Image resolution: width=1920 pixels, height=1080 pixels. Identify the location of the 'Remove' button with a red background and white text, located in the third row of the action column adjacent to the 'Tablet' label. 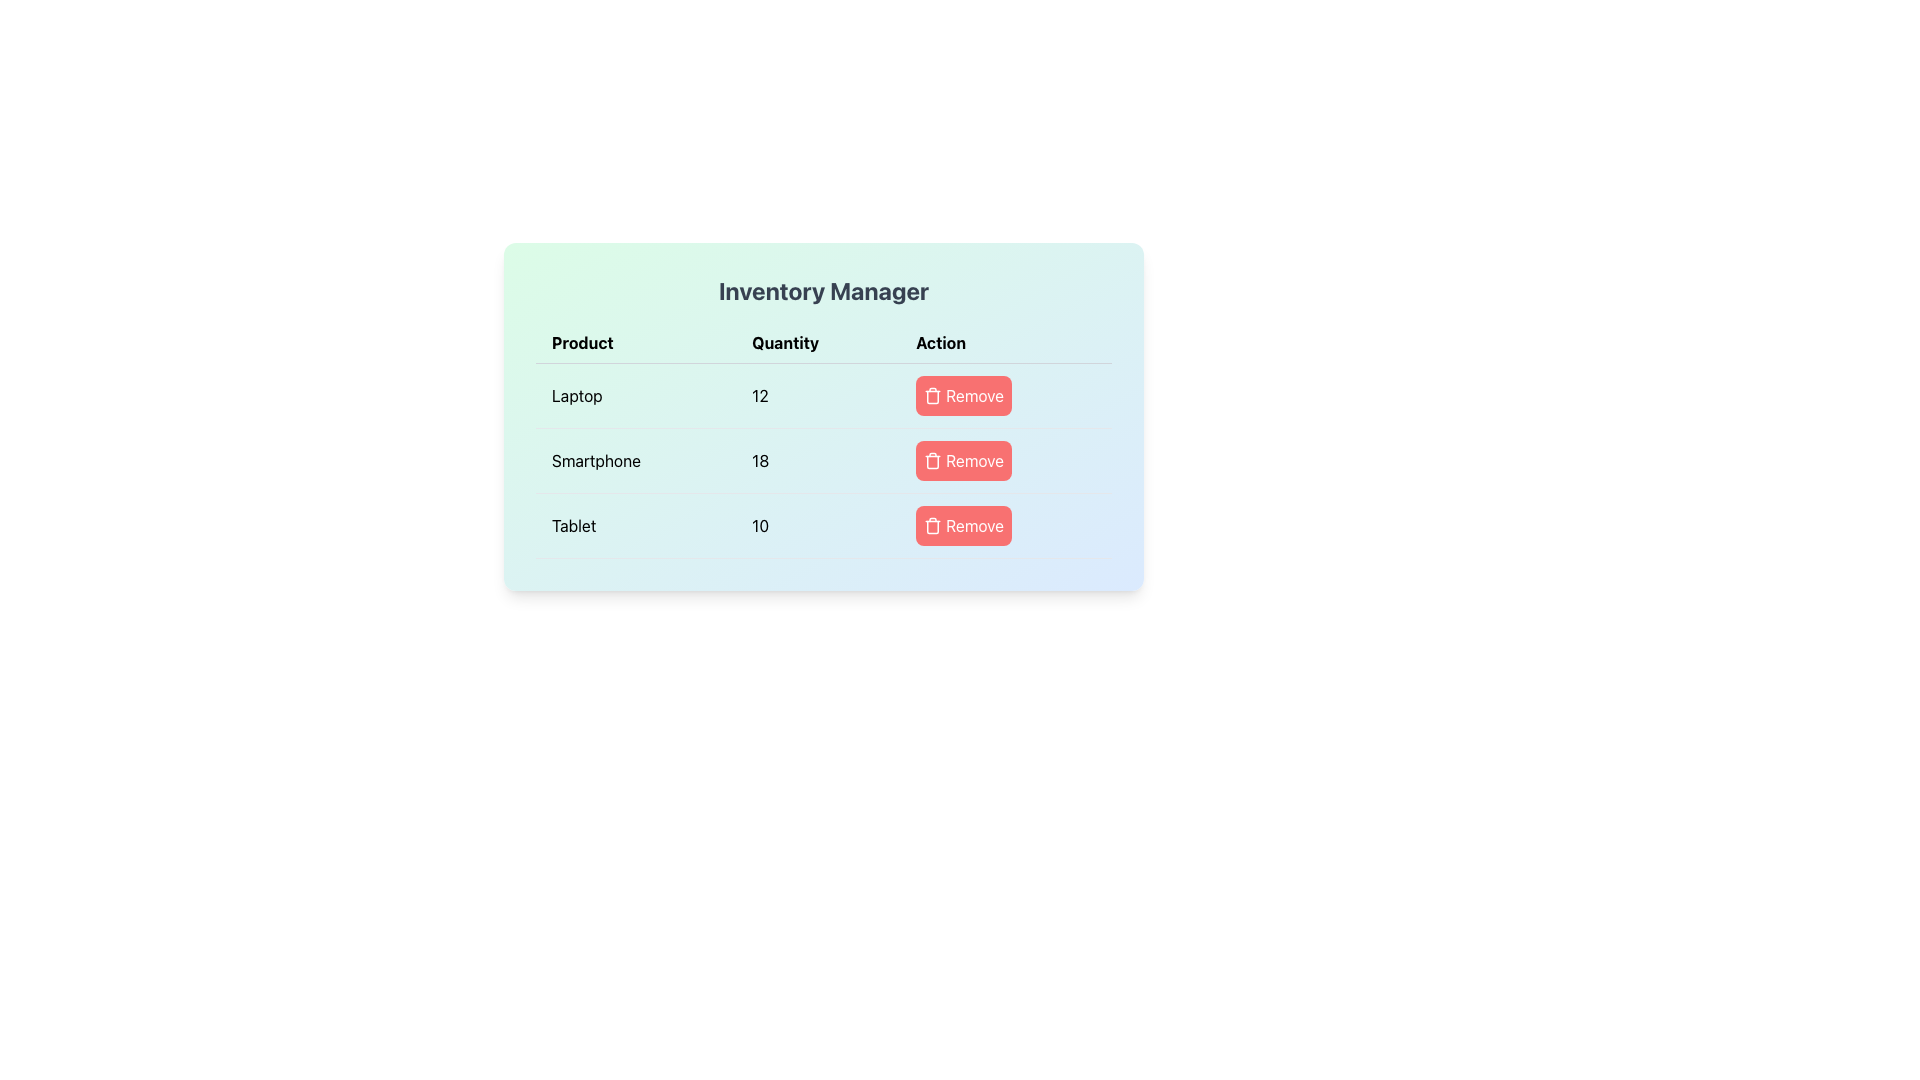
(1006, 524).